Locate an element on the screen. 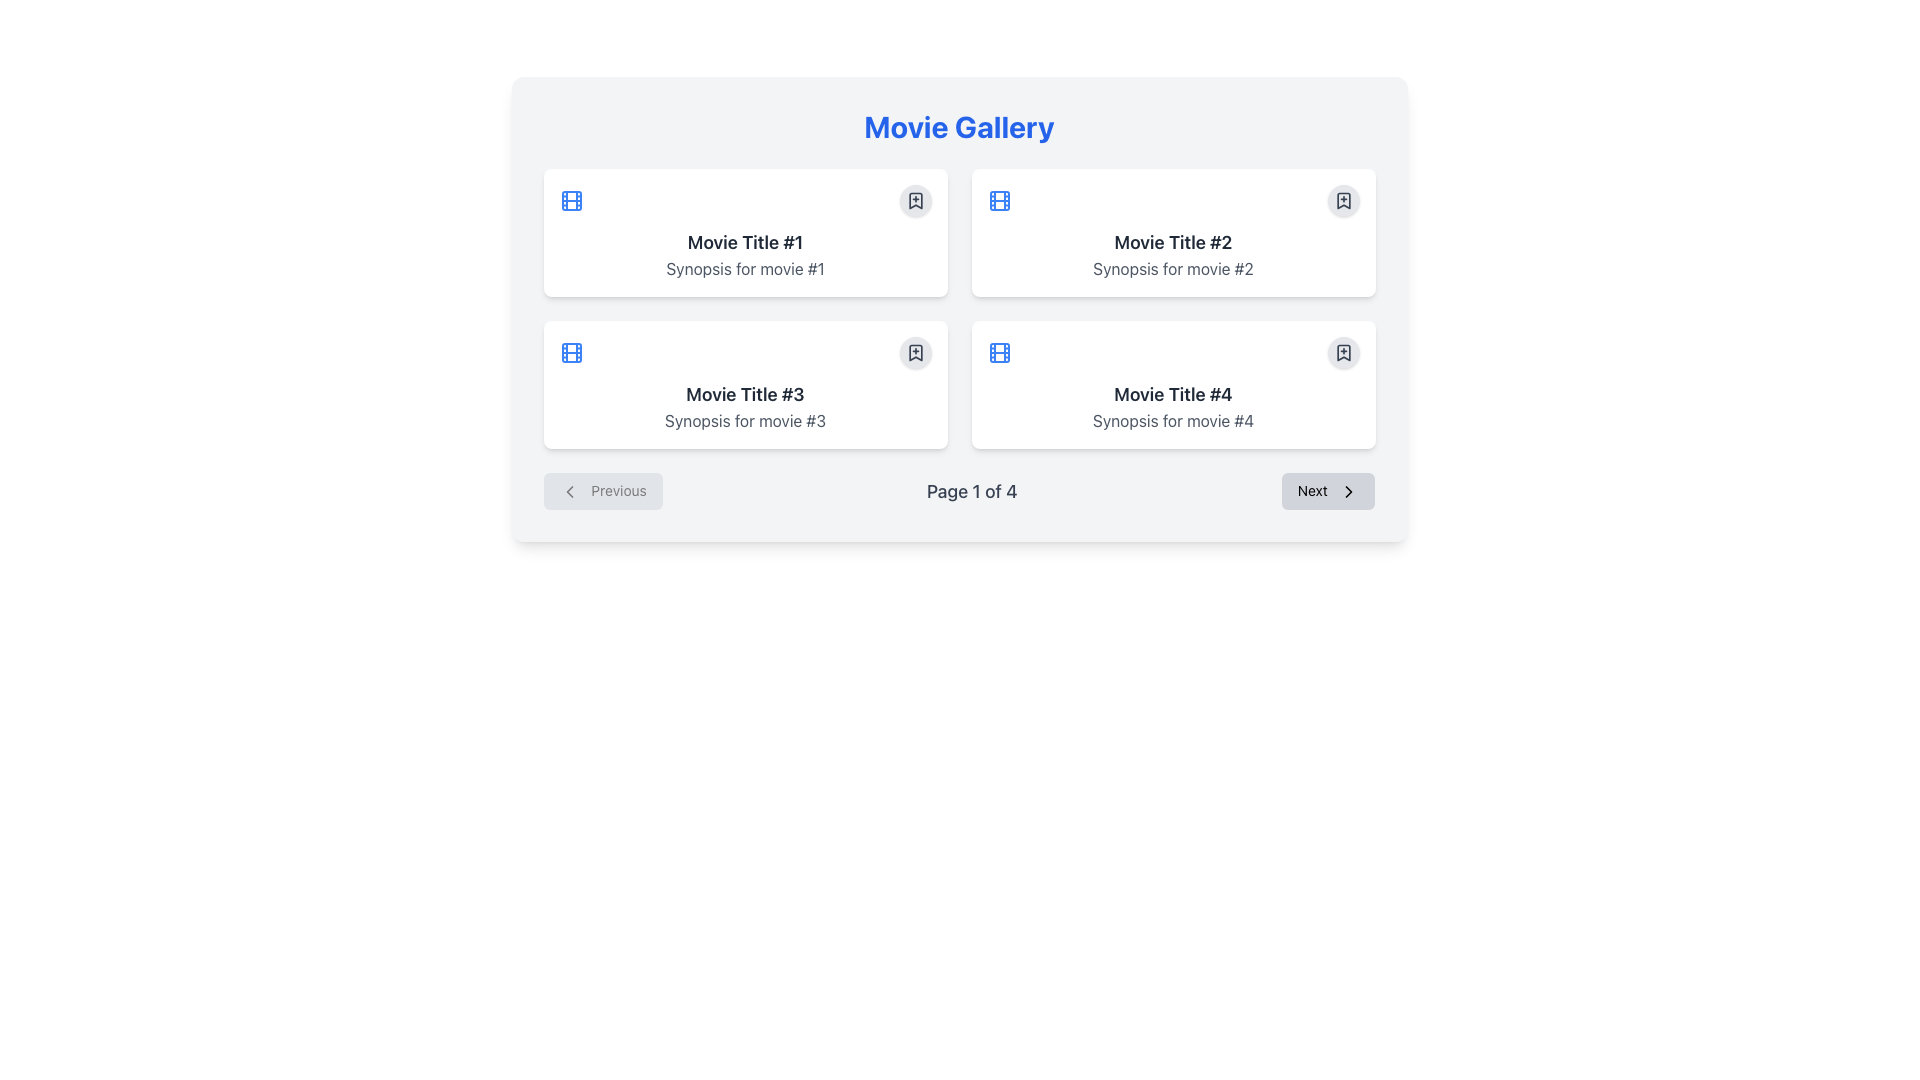 This screenshot has height=1080, width=1920. the non-interactive movie icon located in the top-left corner of the card for 'Movie Title #4', positioned above the text of the same title is located at coordinates (999, 352).